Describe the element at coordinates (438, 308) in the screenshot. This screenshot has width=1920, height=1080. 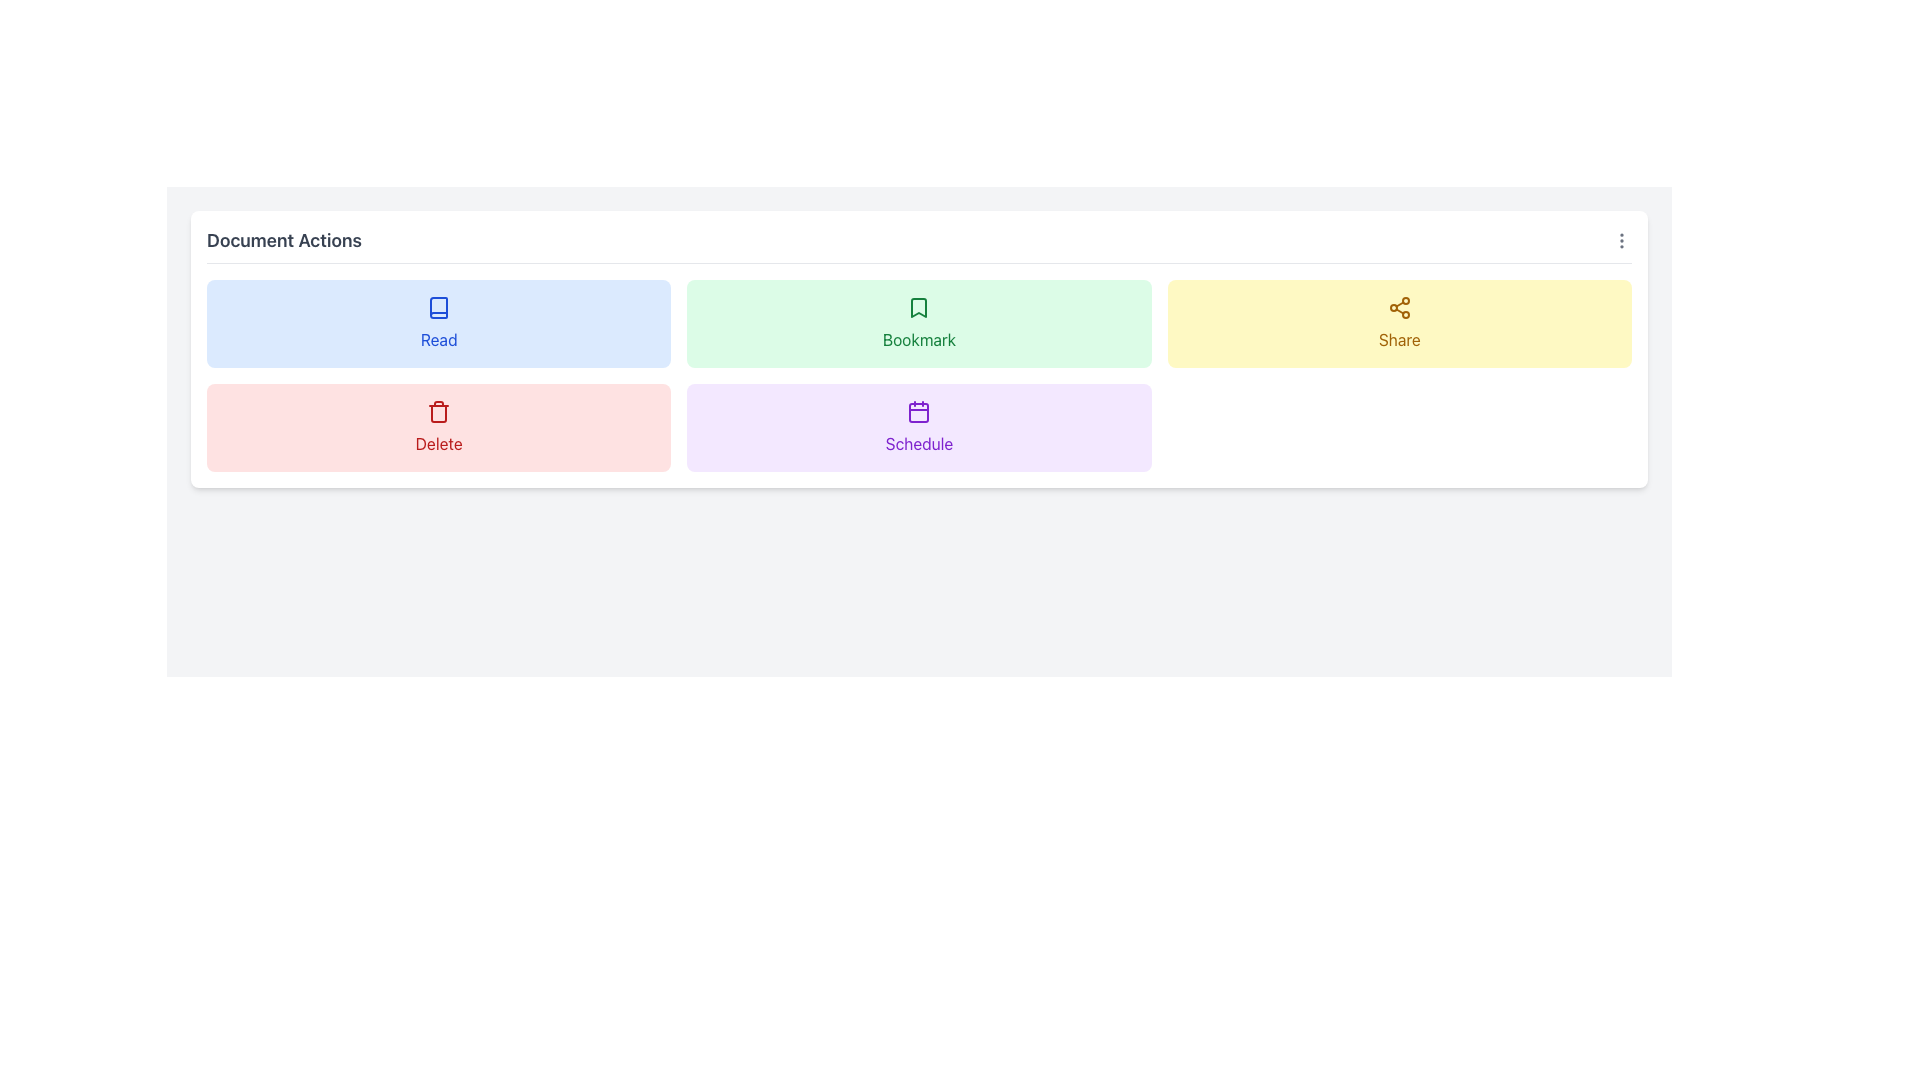
I see `the 'Read' button represented by the visual icon in the top-left section of the 'Document Actions' area` at that location.